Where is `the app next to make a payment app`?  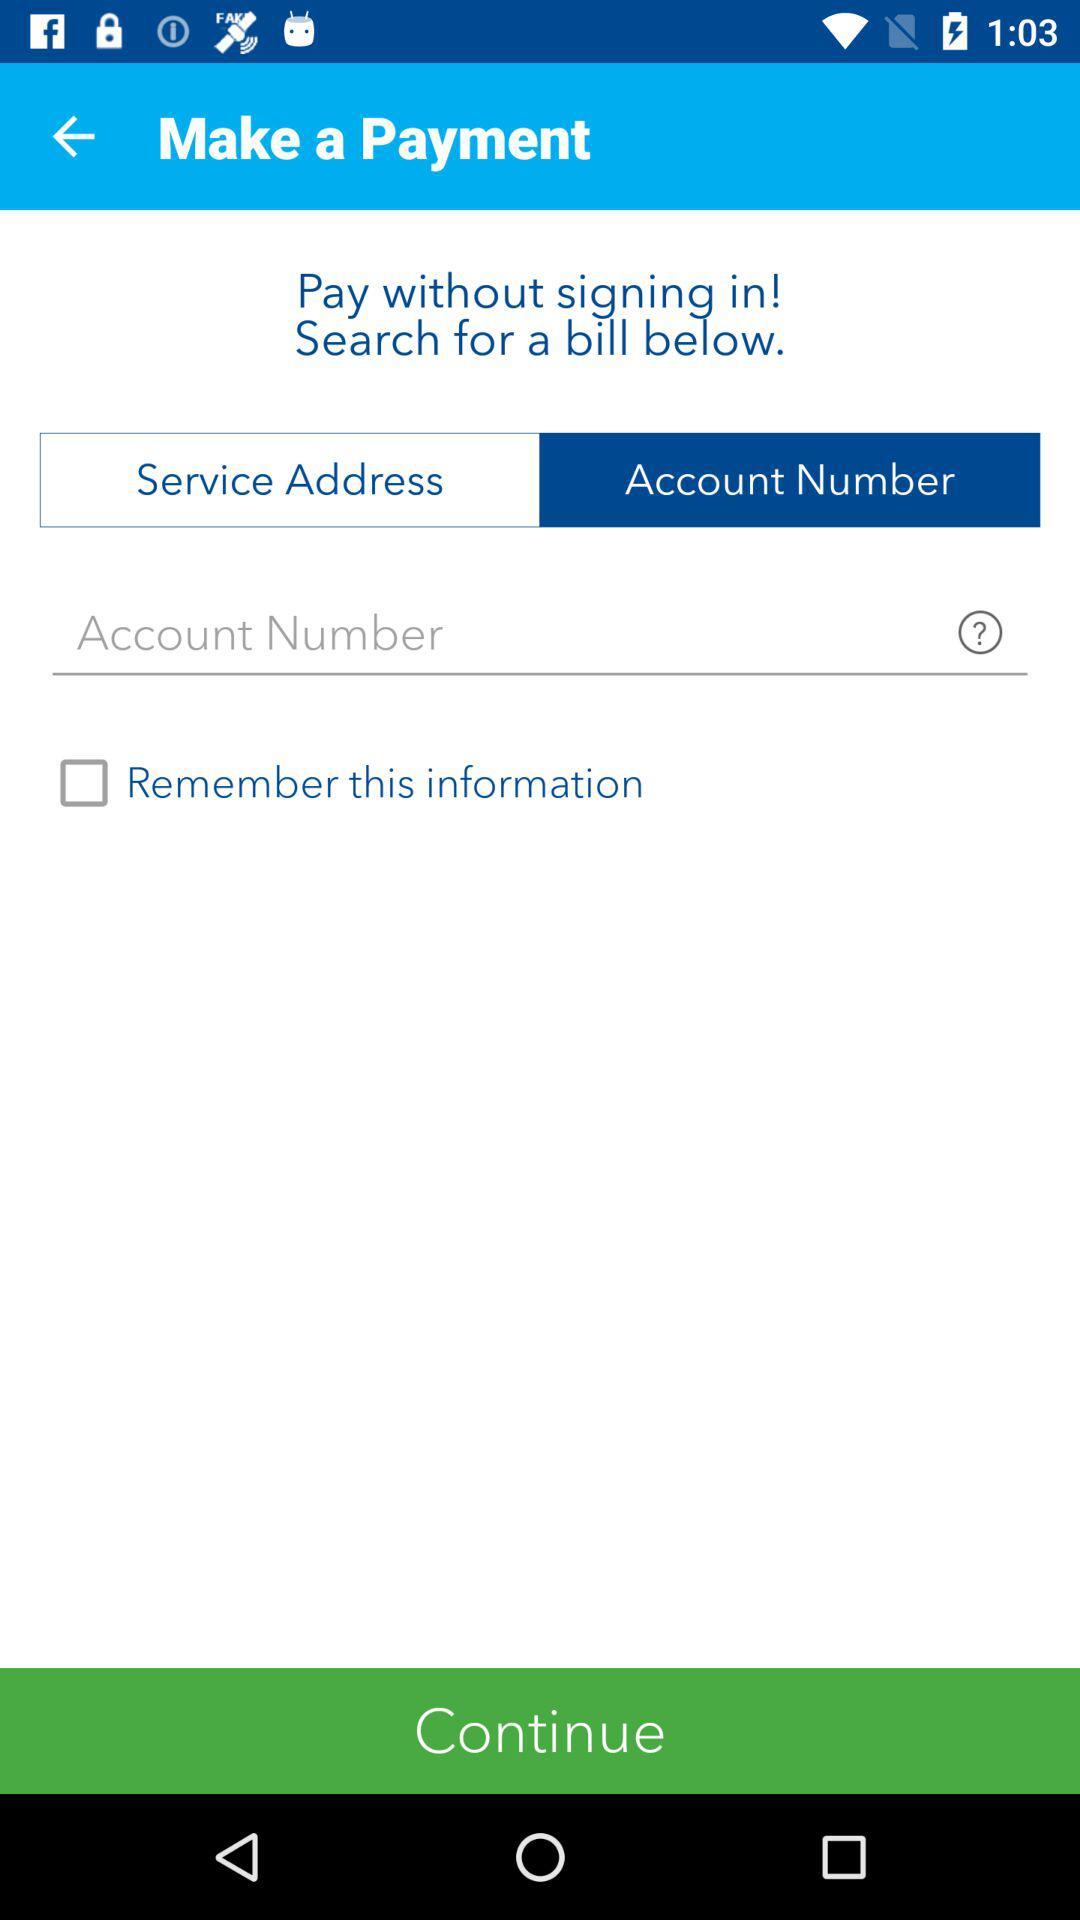 the app next to make a payment app is located at coordinates (72, 135).